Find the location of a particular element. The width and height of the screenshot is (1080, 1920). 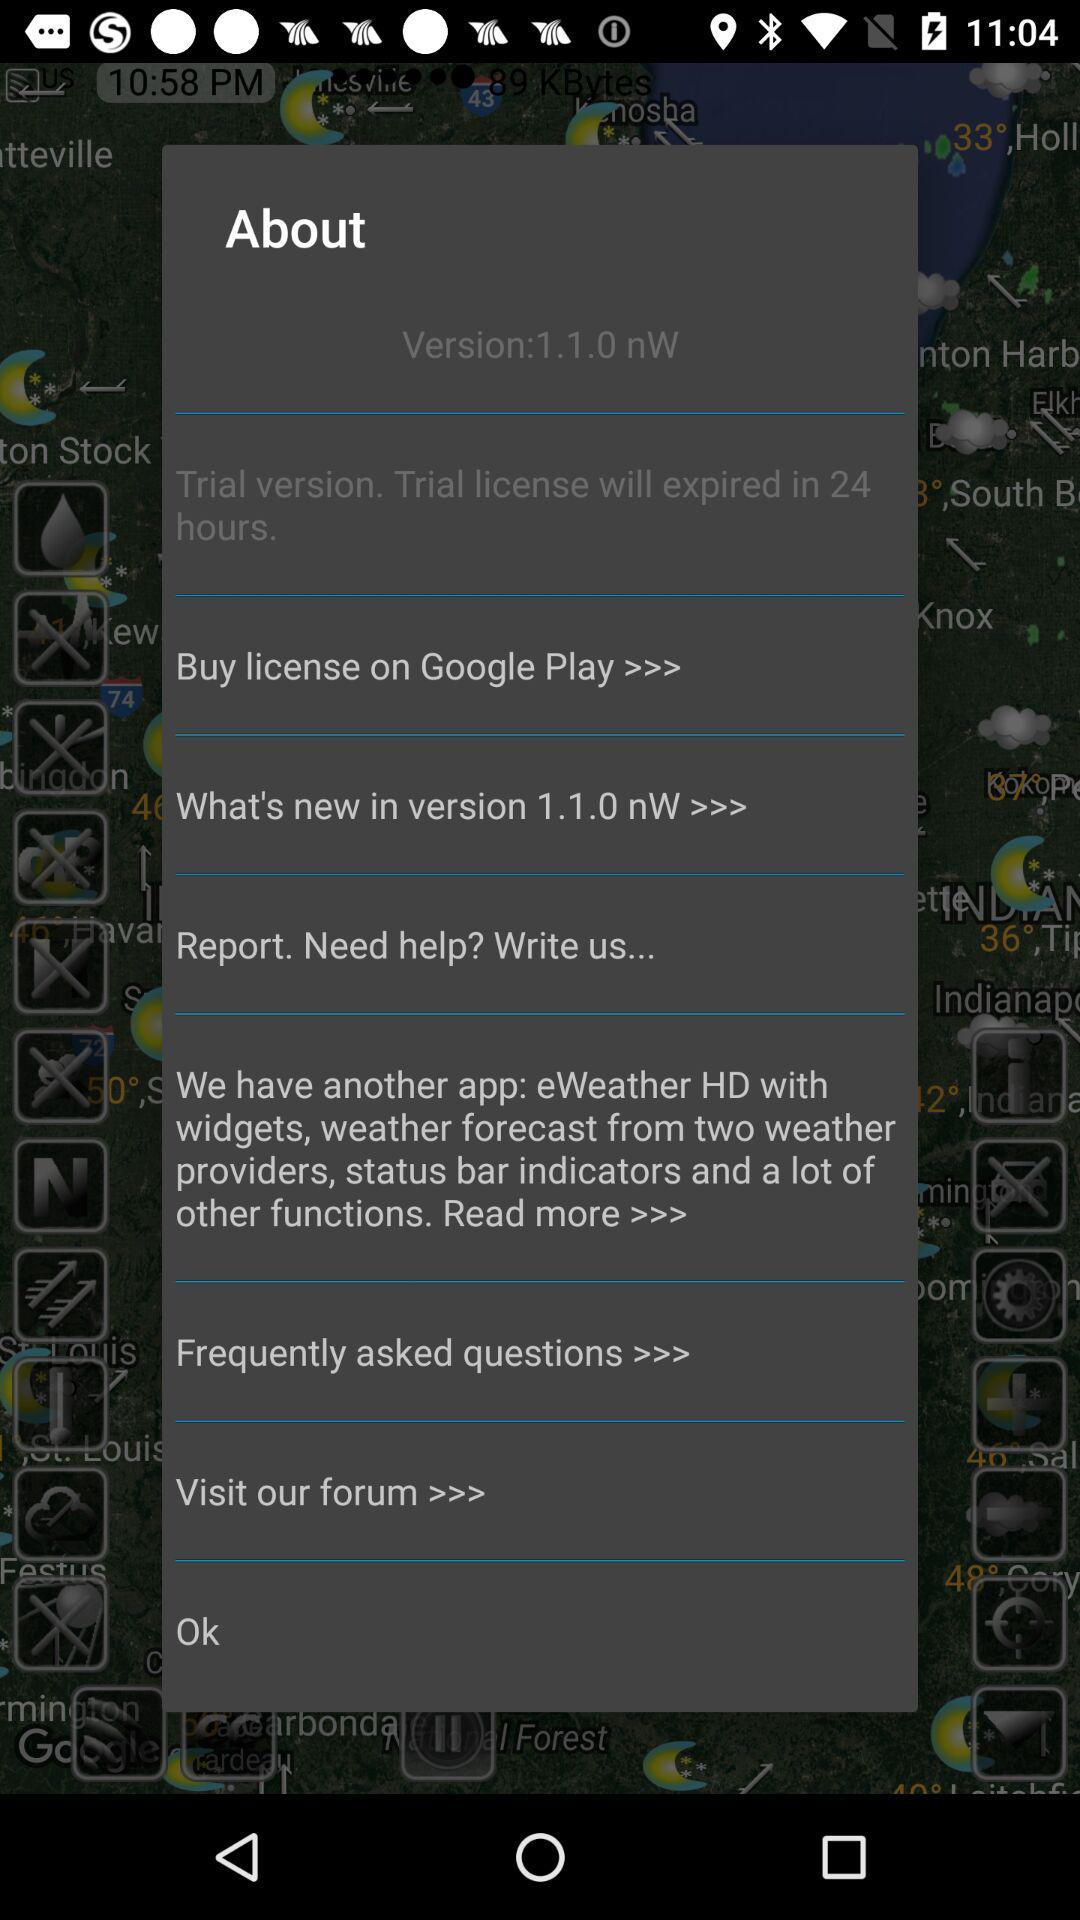

the what s new is located at coordinates (540, 804).